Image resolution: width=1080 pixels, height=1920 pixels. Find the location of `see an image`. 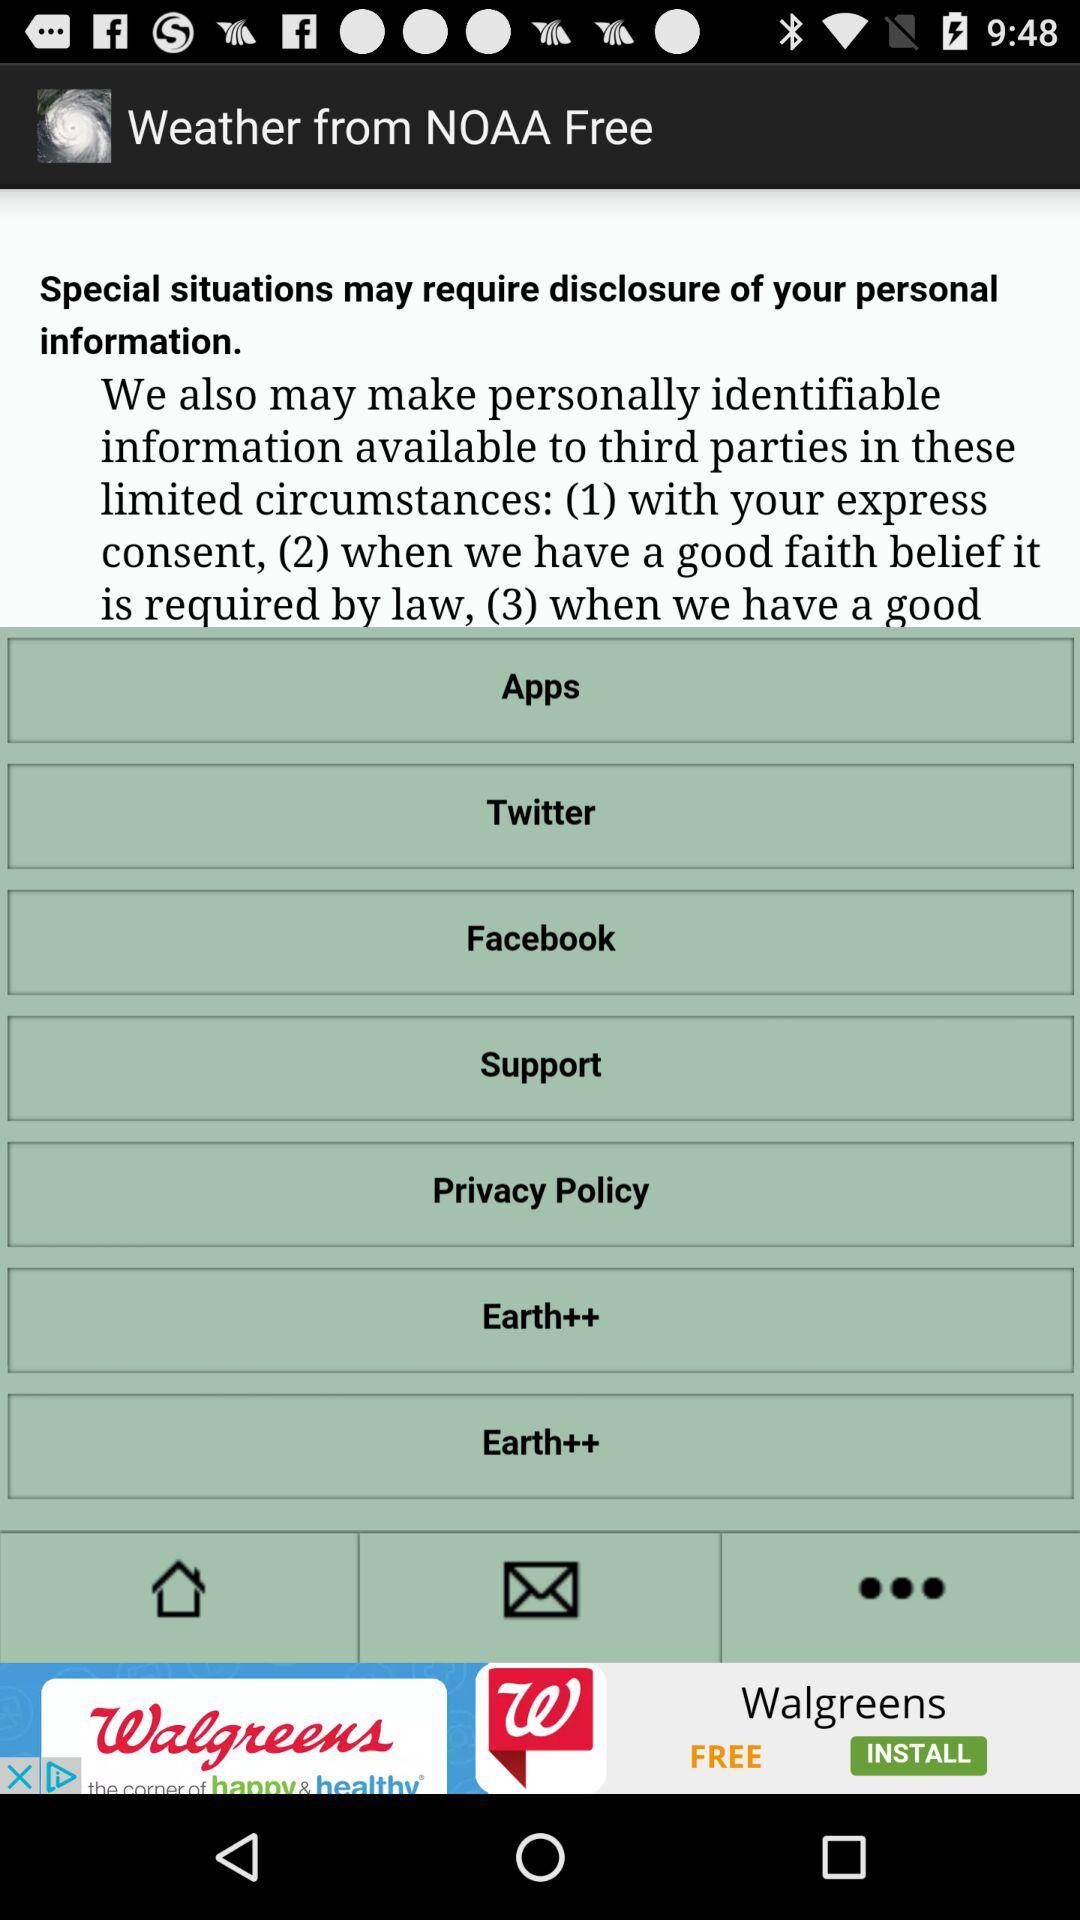

see an image is located at coordinates (540, 1727).